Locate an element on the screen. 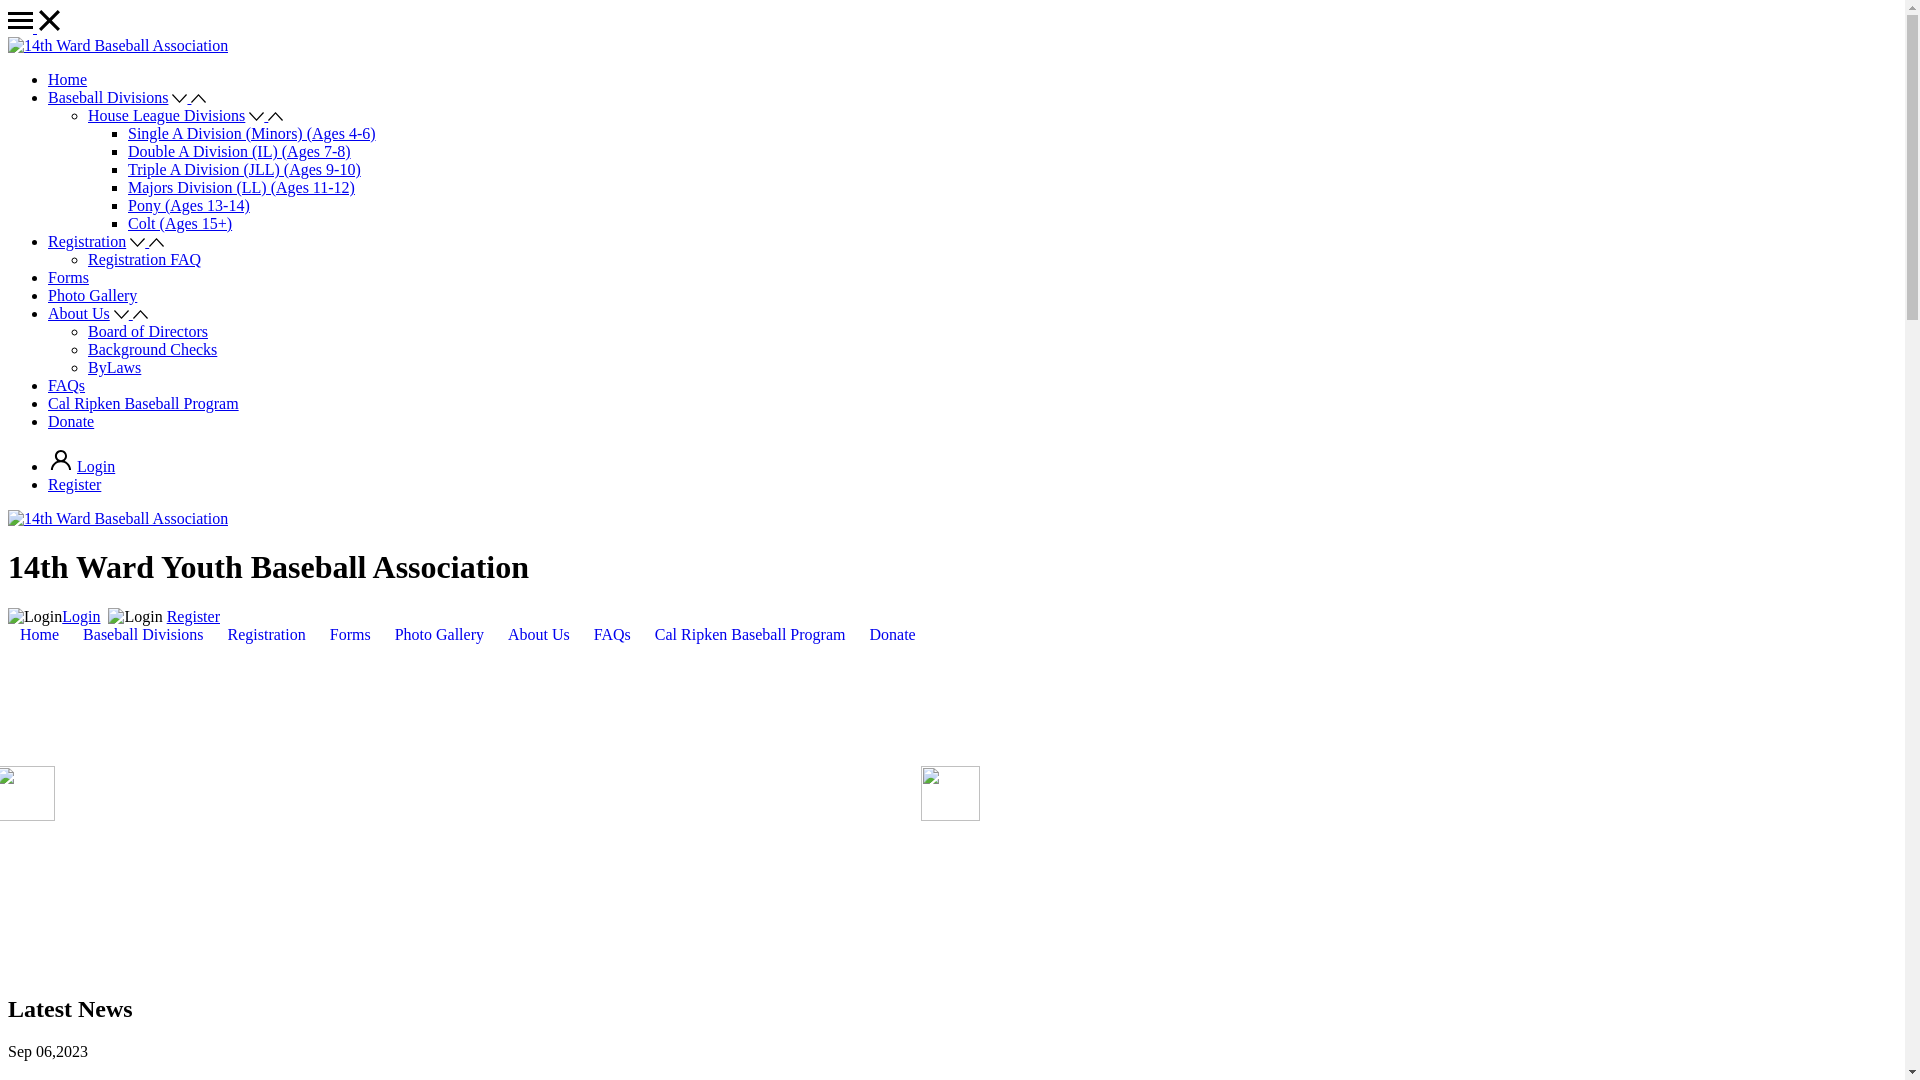  'Pony (Ages 13-14)' is located at coordinates (188, 205).